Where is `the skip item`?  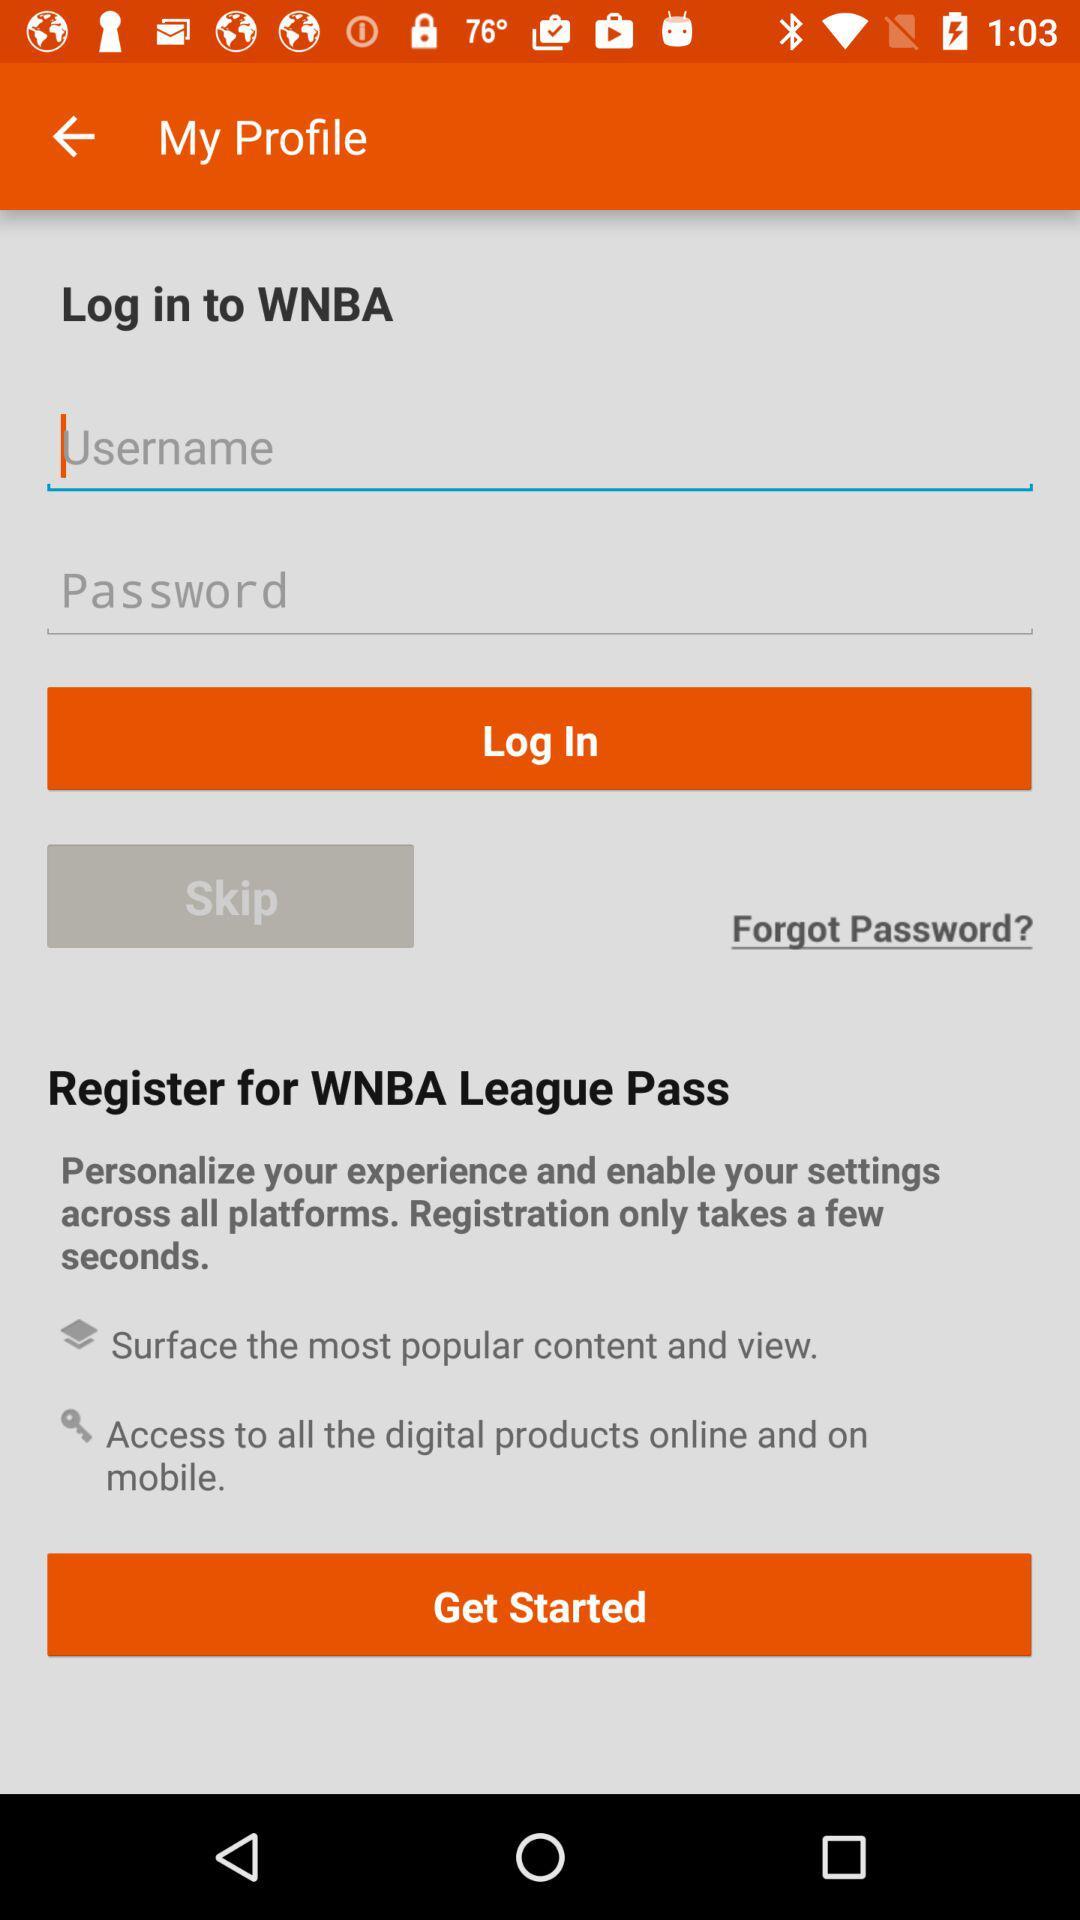
the skip item is located at coordinates (230, 896).